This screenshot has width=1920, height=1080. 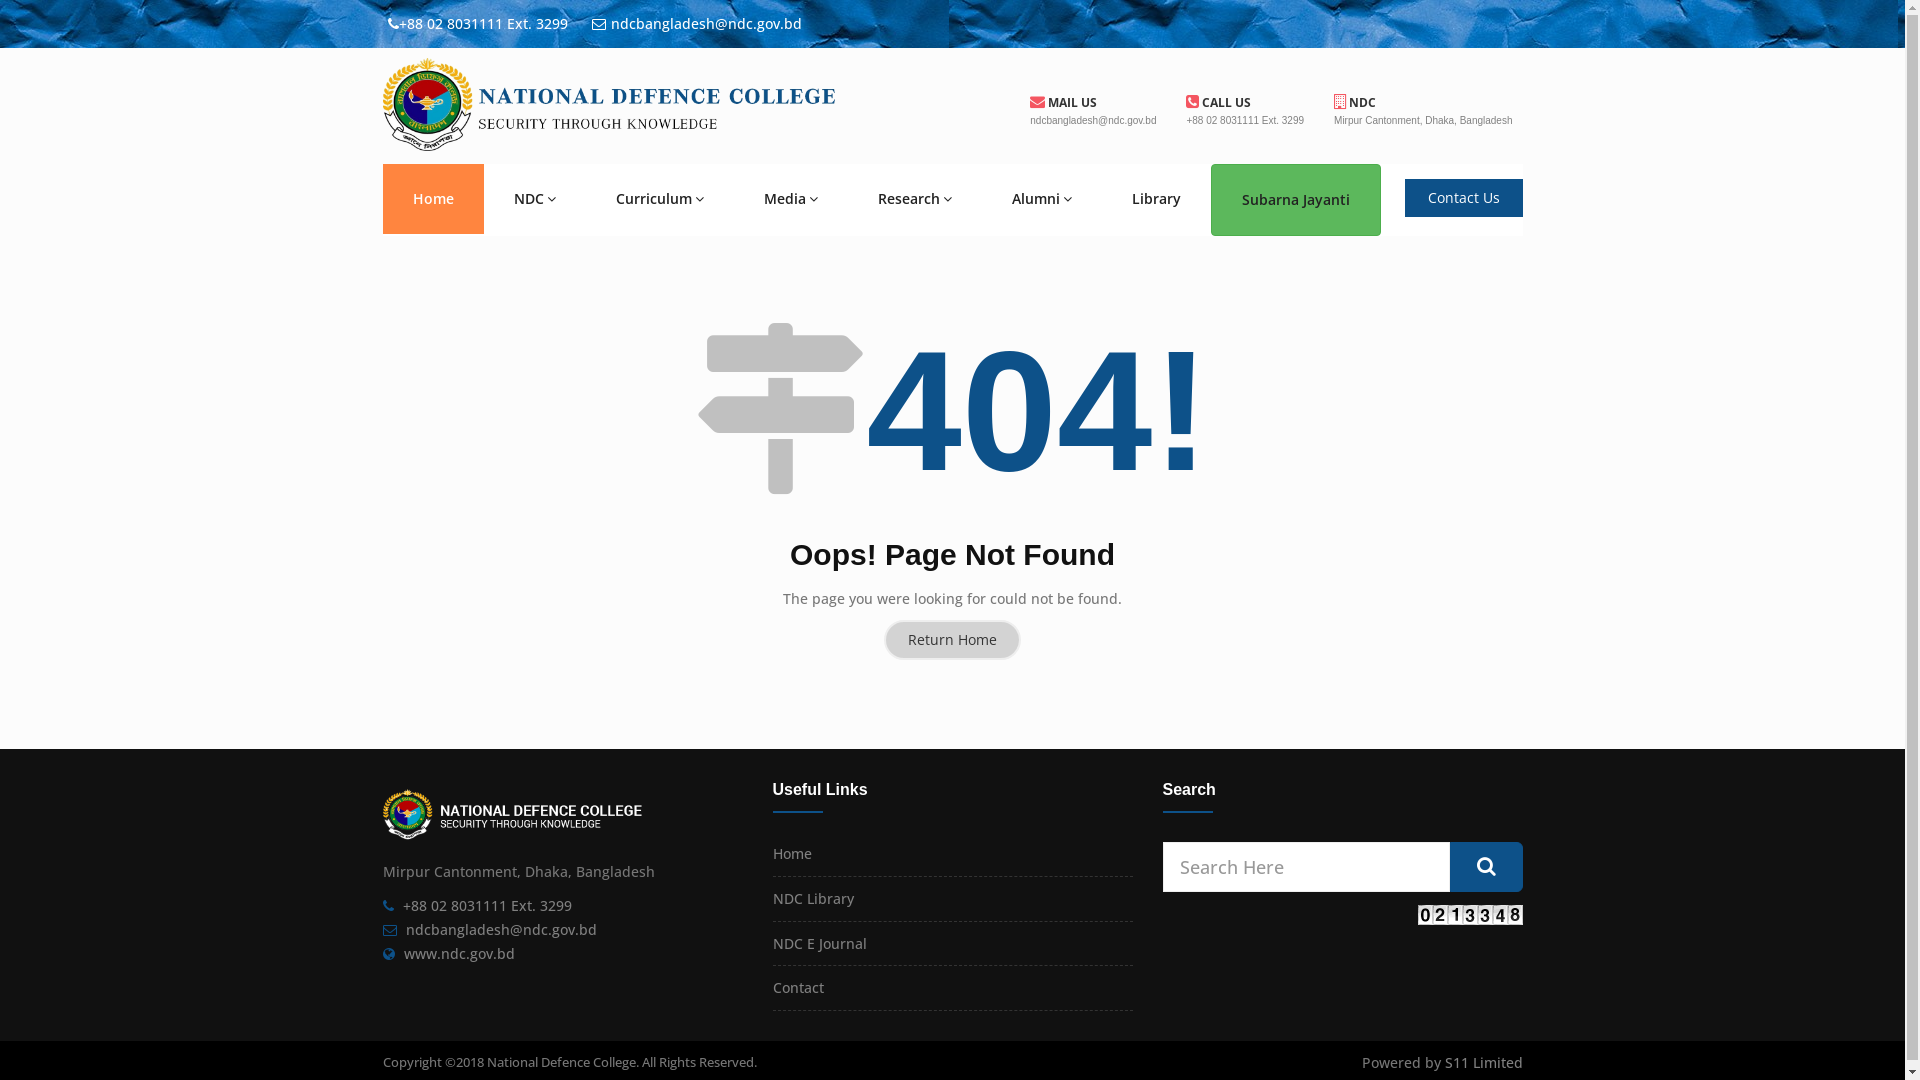 What do you see at coordinates (951, 639) in the screenshot?
I see `'Return Home'` at bounding box center [951, 639].